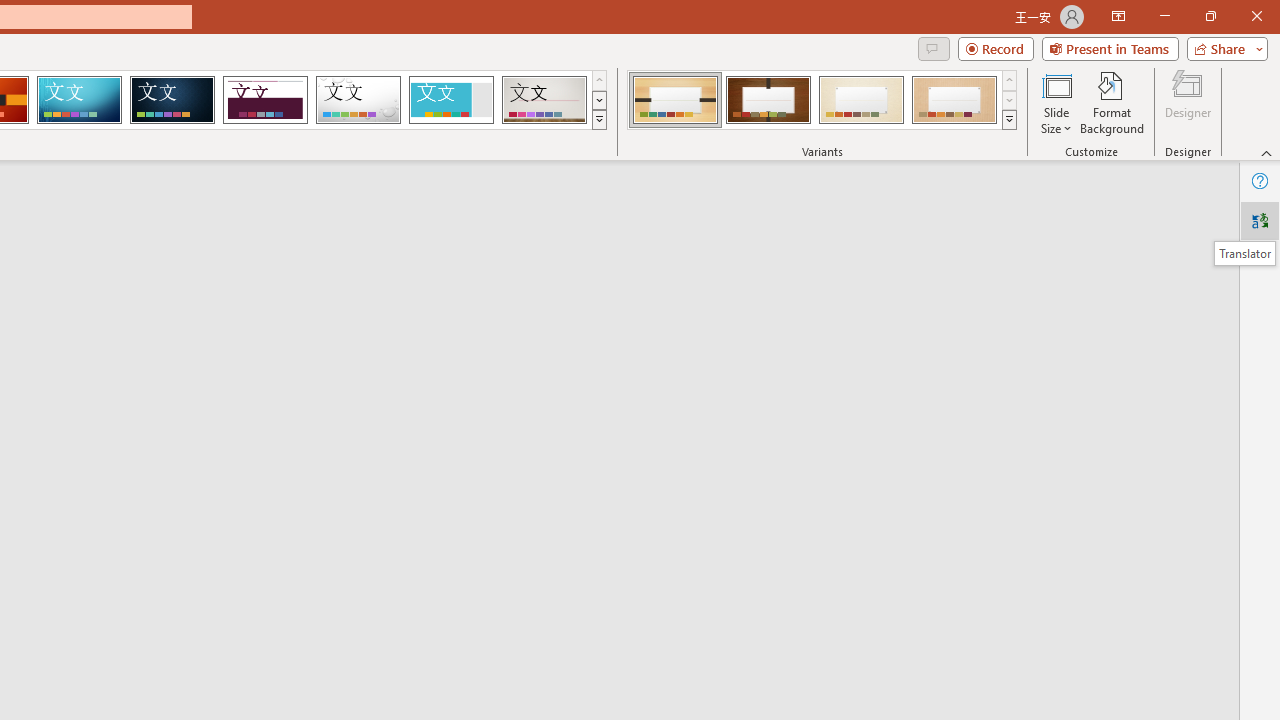 This screenshot has width=1280, height=720. Describe the element at coordinates (1259, 221) in the screenshot. I see `'Translator'` at that location.